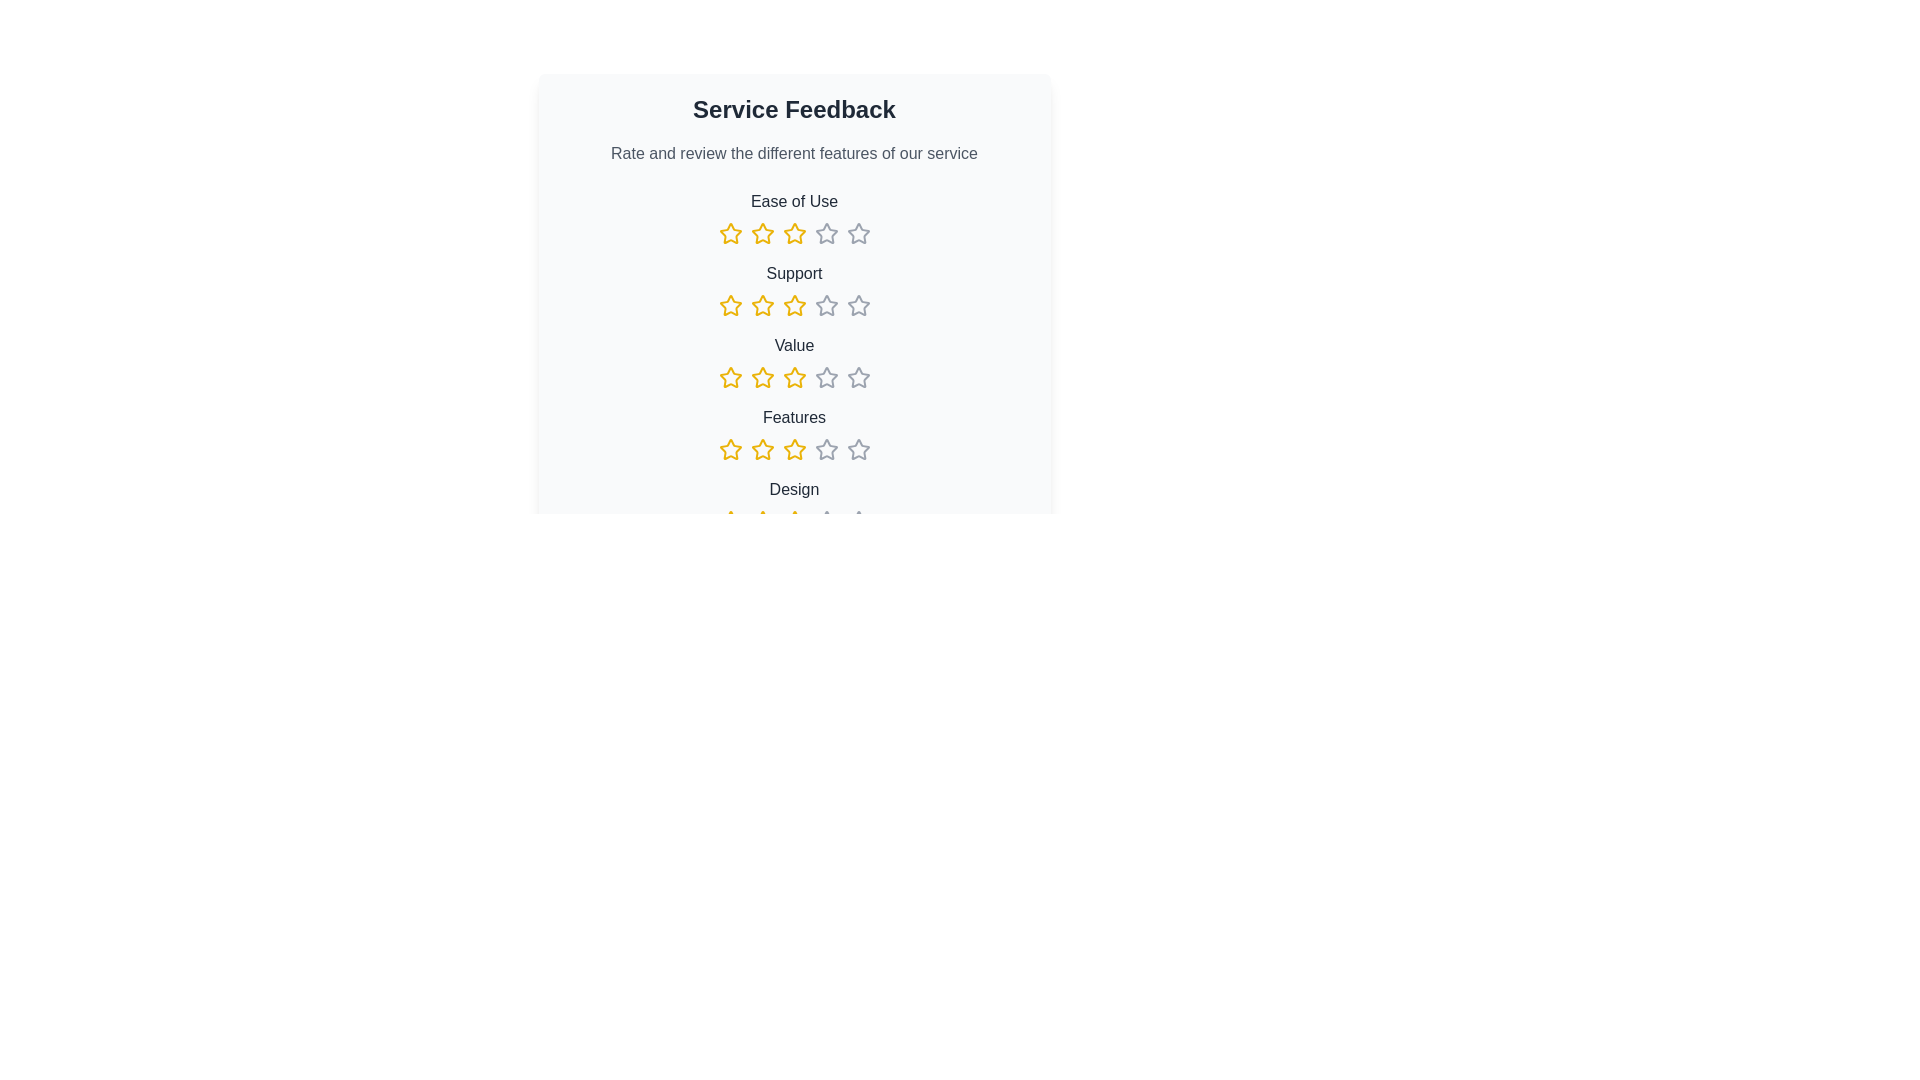  What do you see at coordinates (729, 305) in the screenshot?
I see `the second yellow star icon in the row of five stars under the 'Support' category` at bounding box center [729, 305].